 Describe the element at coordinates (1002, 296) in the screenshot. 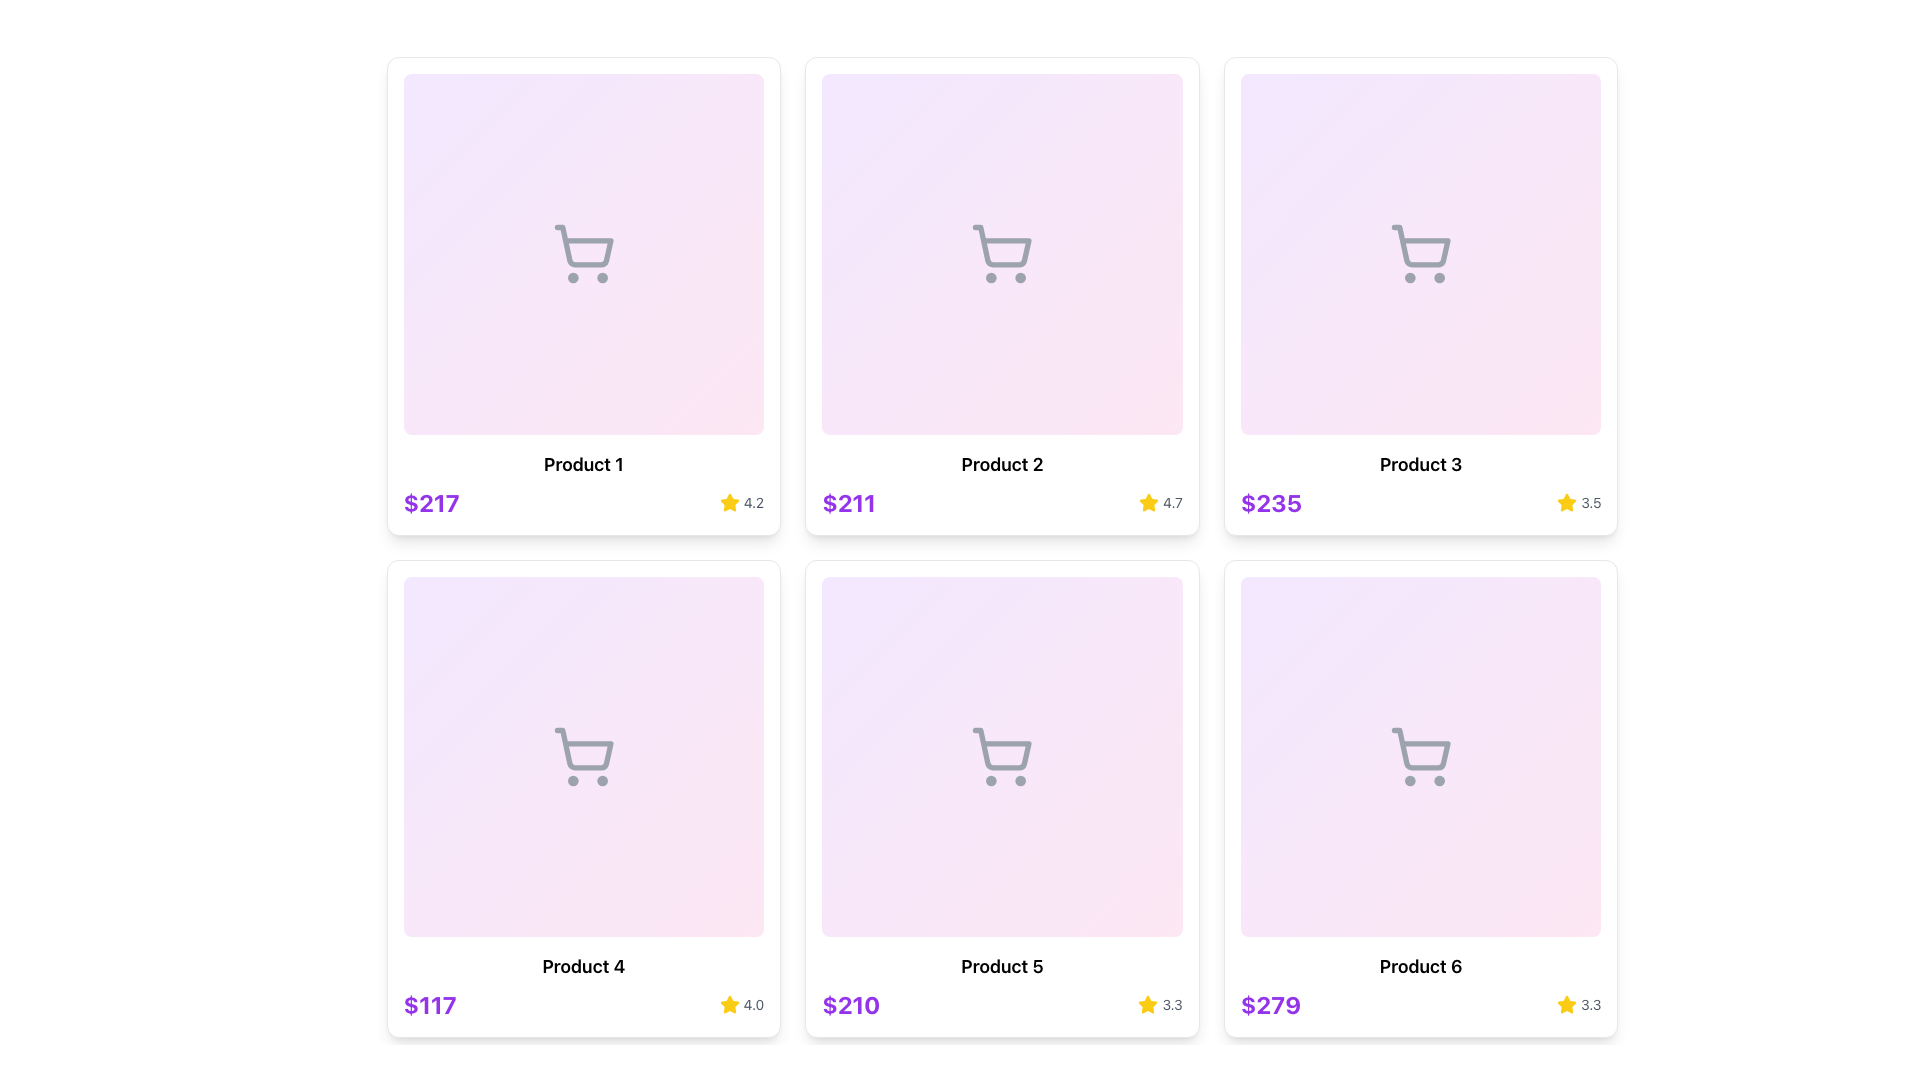

I see `the Product card representing 'Product 2'` at that location.